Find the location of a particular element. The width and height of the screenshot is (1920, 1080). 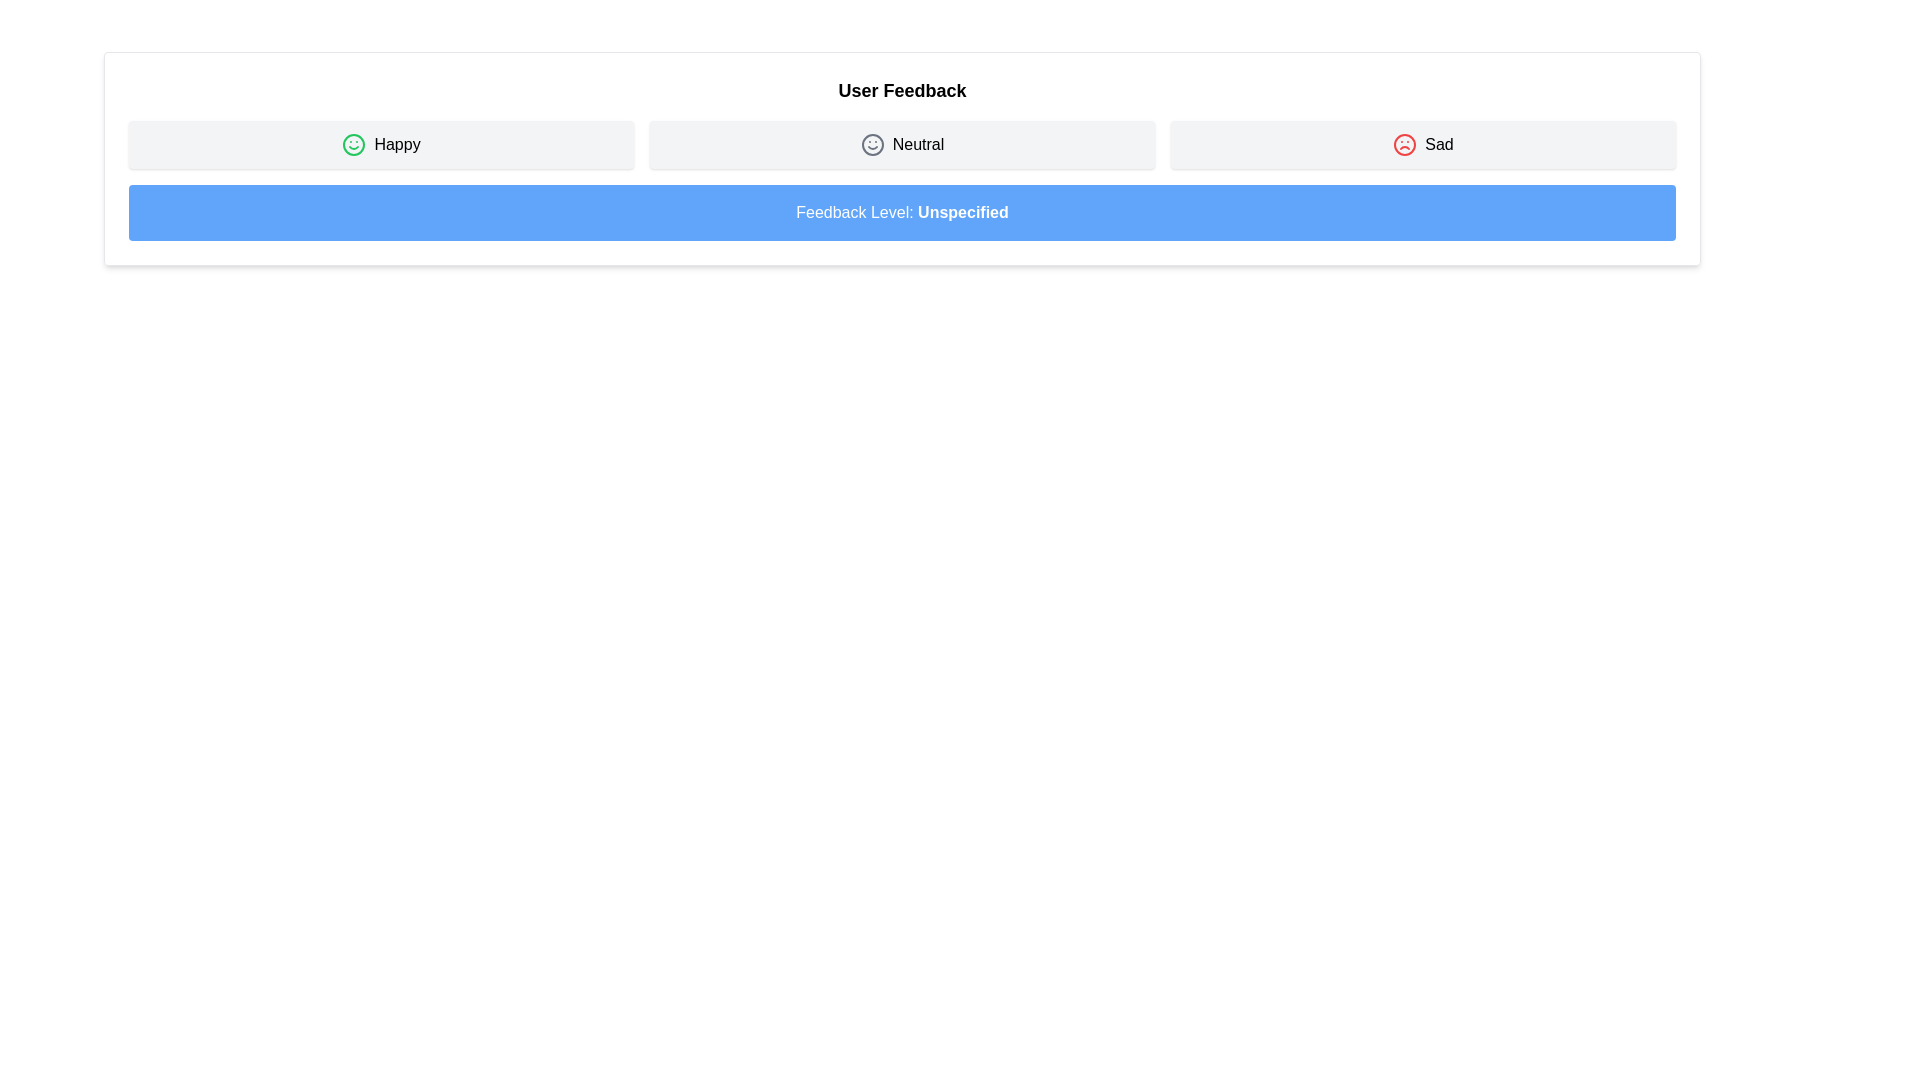

the text label displaying 'Unspecified' which is part of the sentence 'Feedback Level: Unspecified', located on a blue rectangular banner in the lower section of the interface is located at coordinates (963, 212).